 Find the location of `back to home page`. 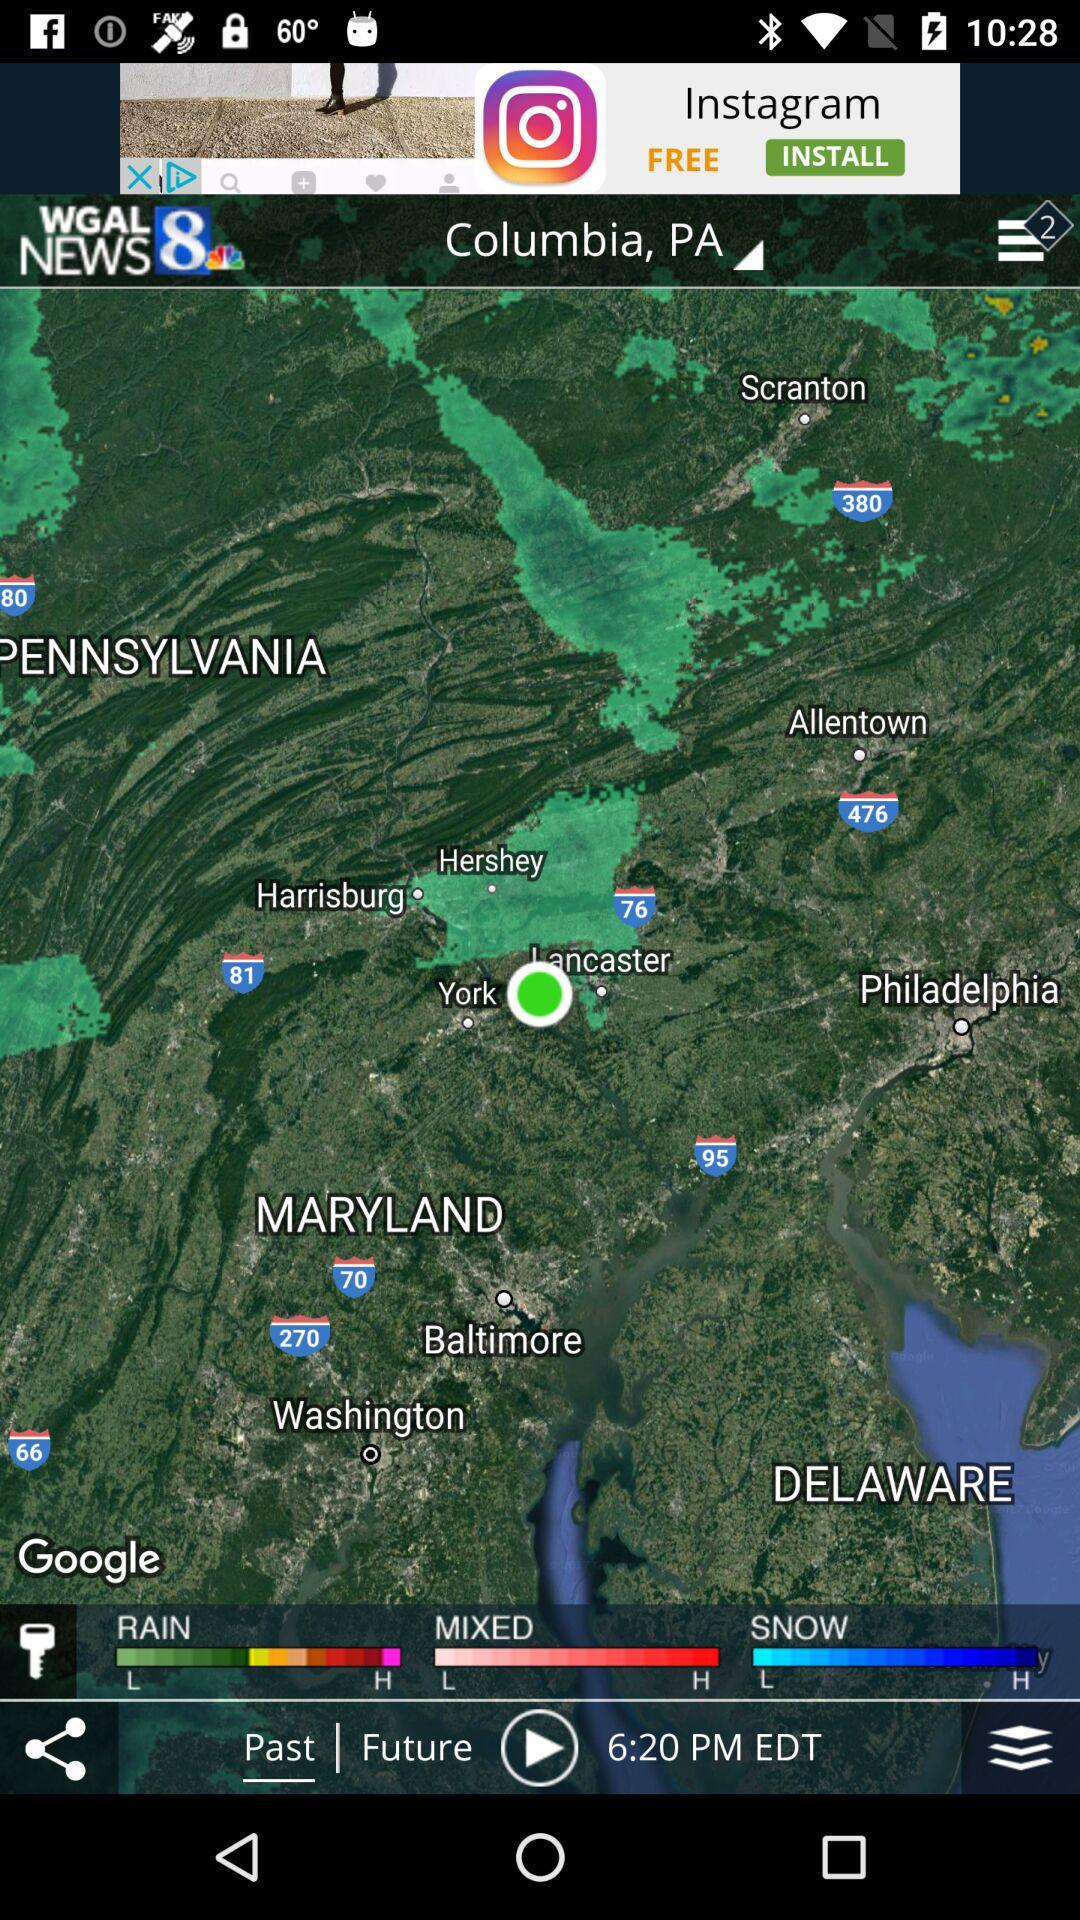

back to home page is located at coordinates (131, 240).